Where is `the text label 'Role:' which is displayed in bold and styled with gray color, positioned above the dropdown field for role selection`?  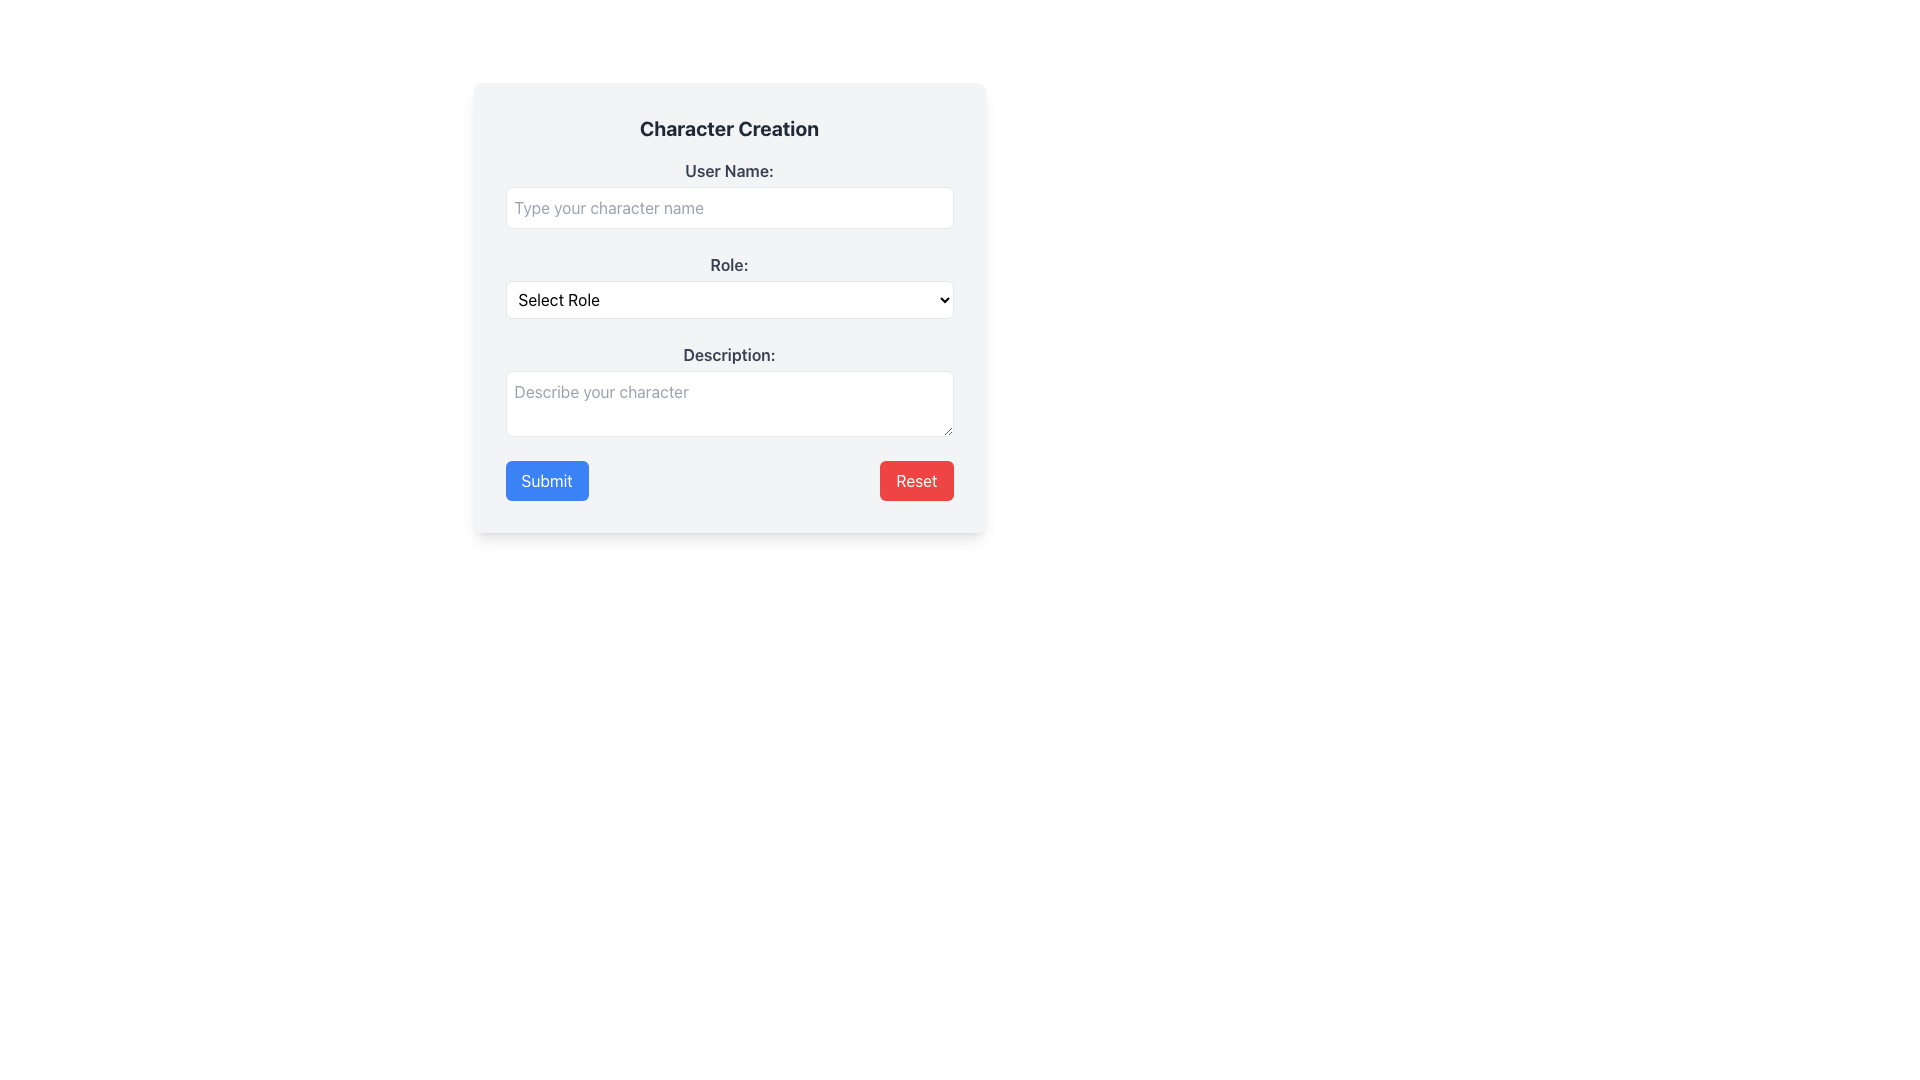 the text label 'Role:' which is displayed in bold and styled with gray color, positioned above the dropdown field for role selection is located at coordinates (728, 264).